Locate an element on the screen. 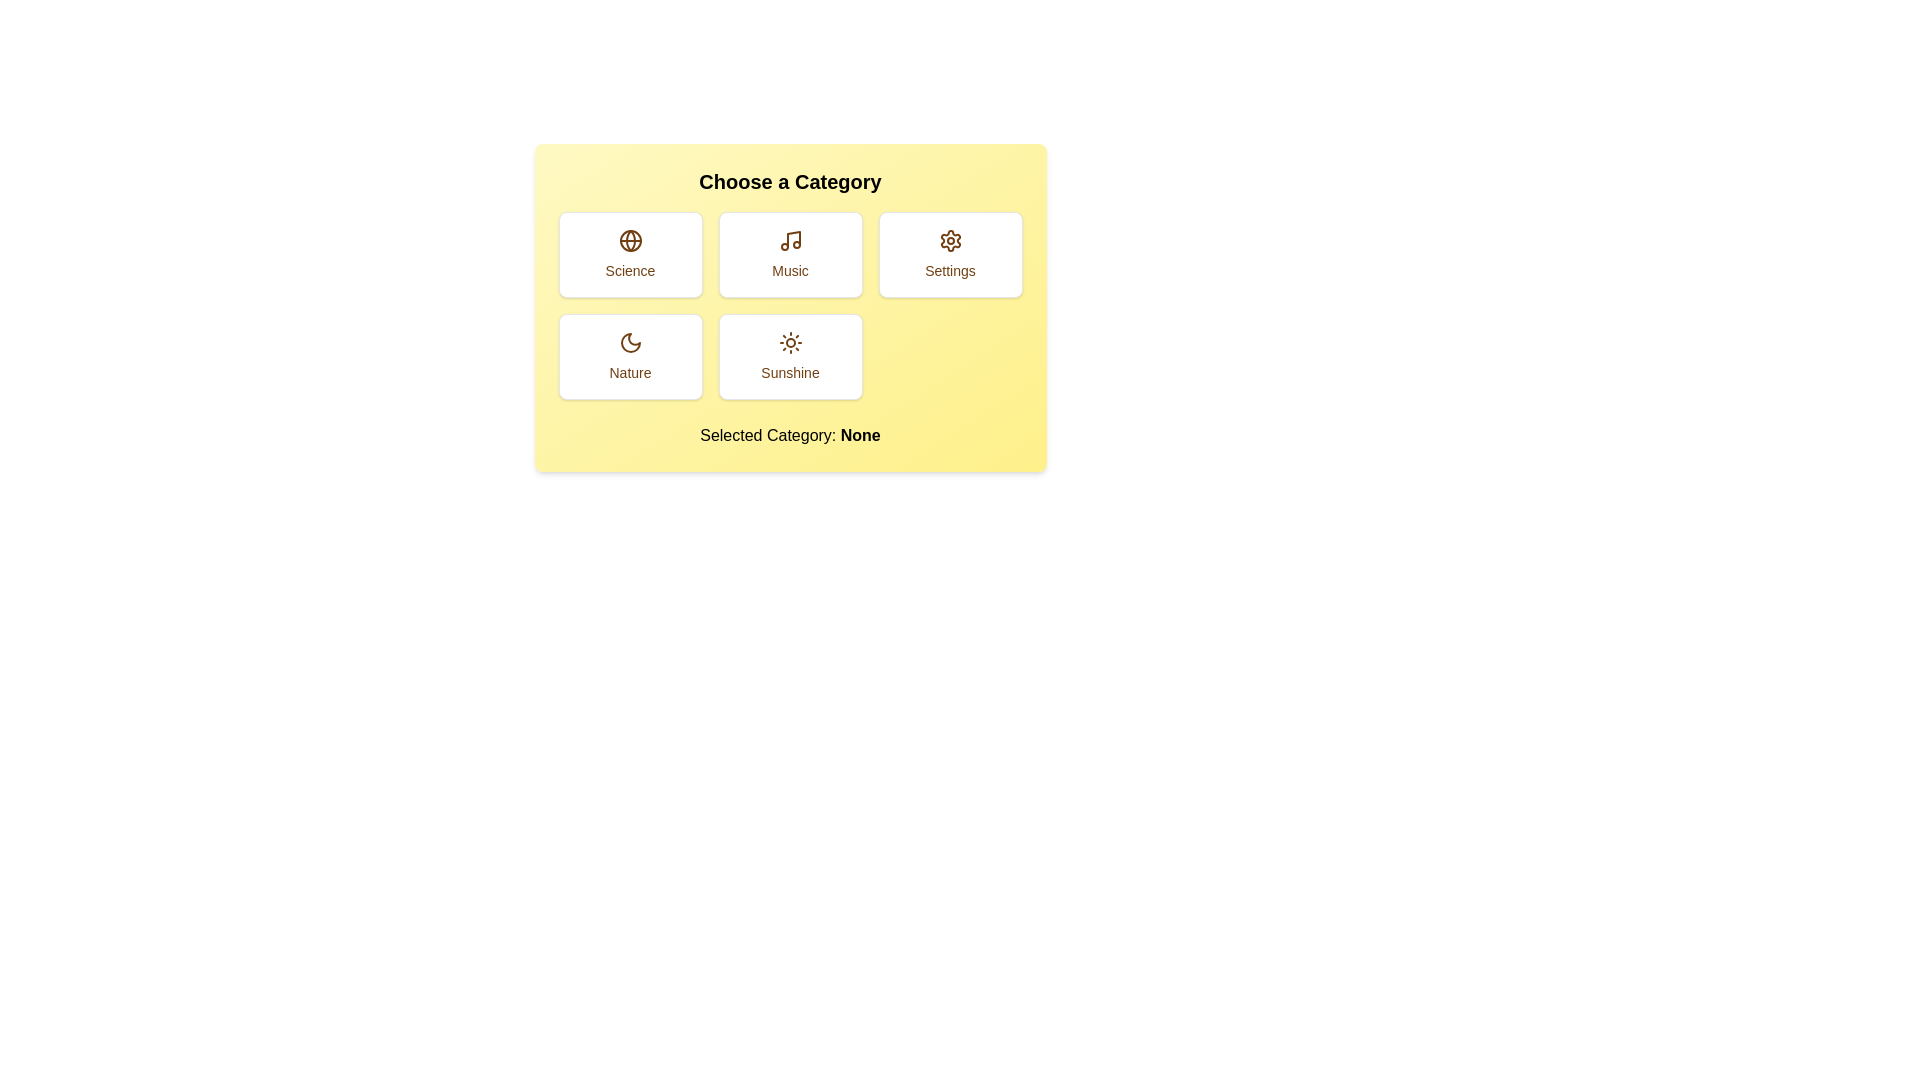  the Text label that indicates the currently selected category, which displays 'Selected Category: None' at the bottom of the interface is located at coordinates (860, 434).